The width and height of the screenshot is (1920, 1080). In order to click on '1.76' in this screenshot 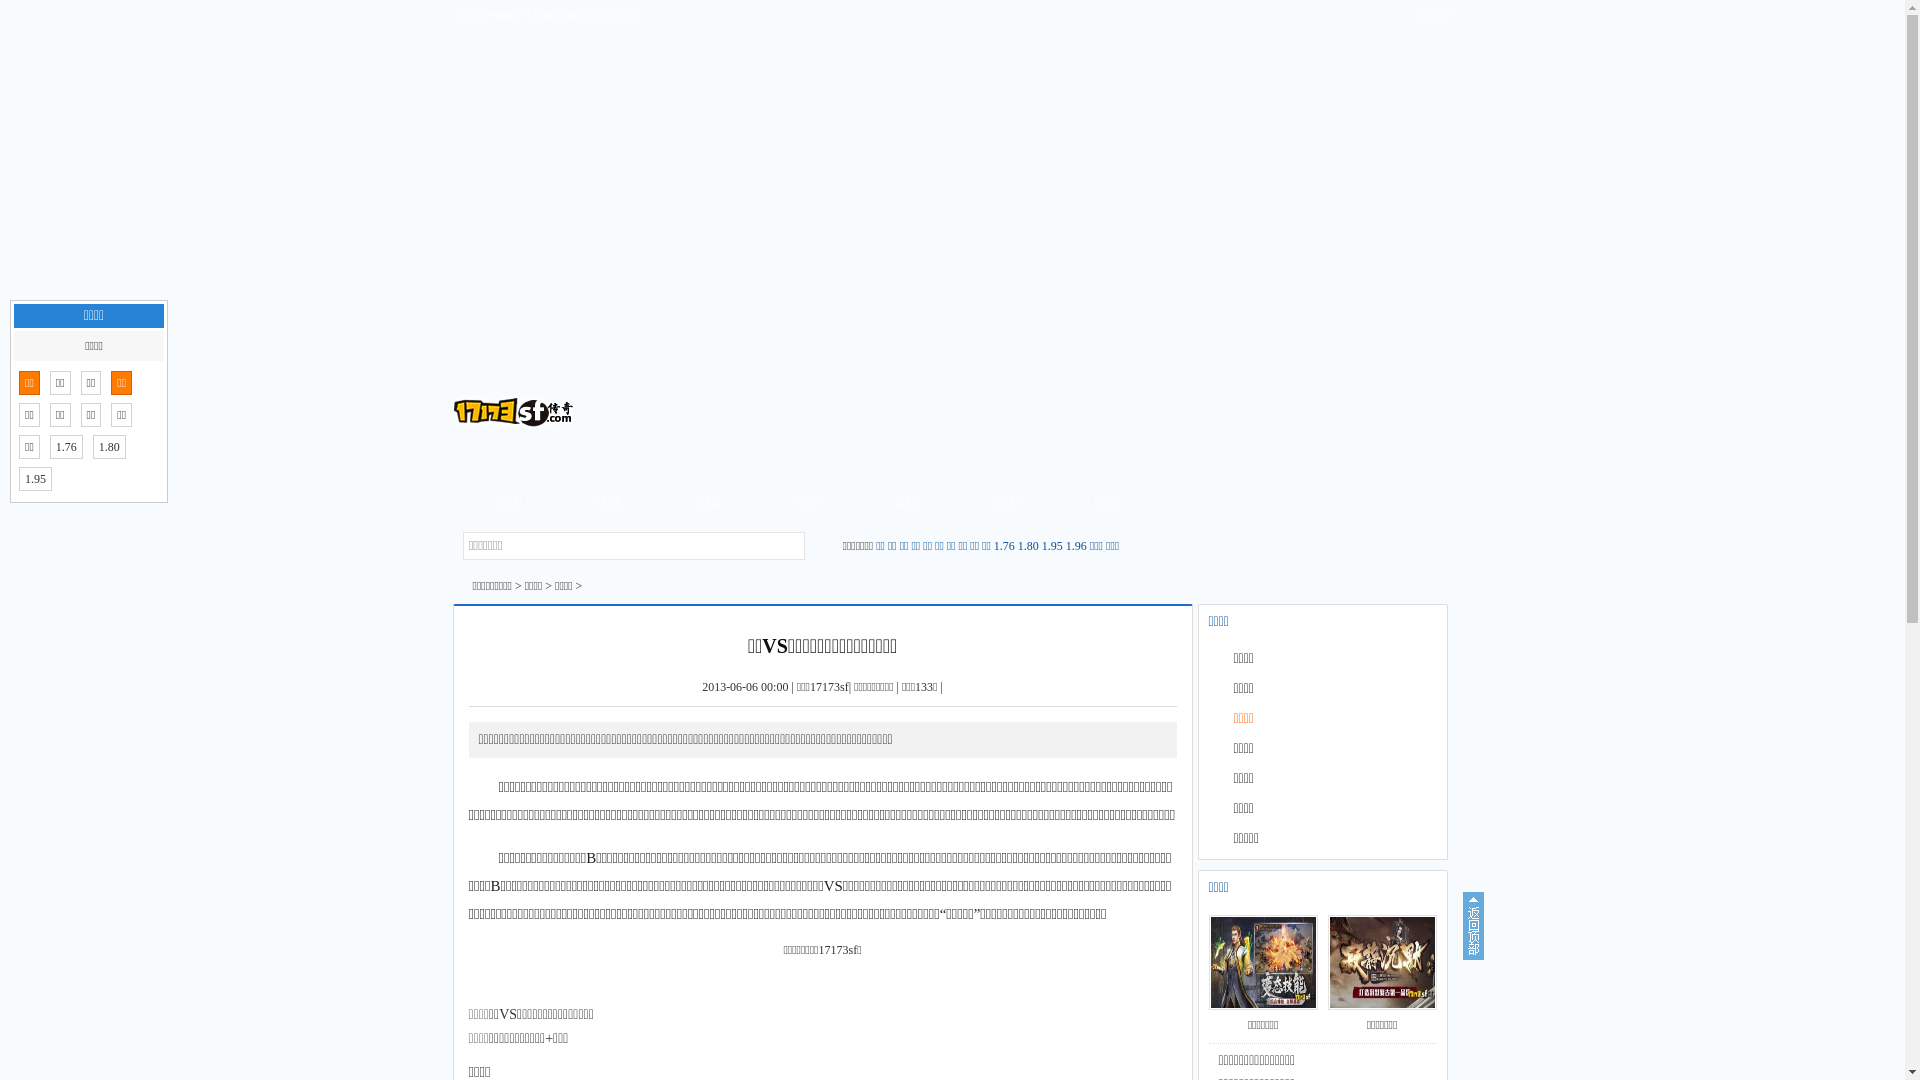, I will do `click(66, 446)`.